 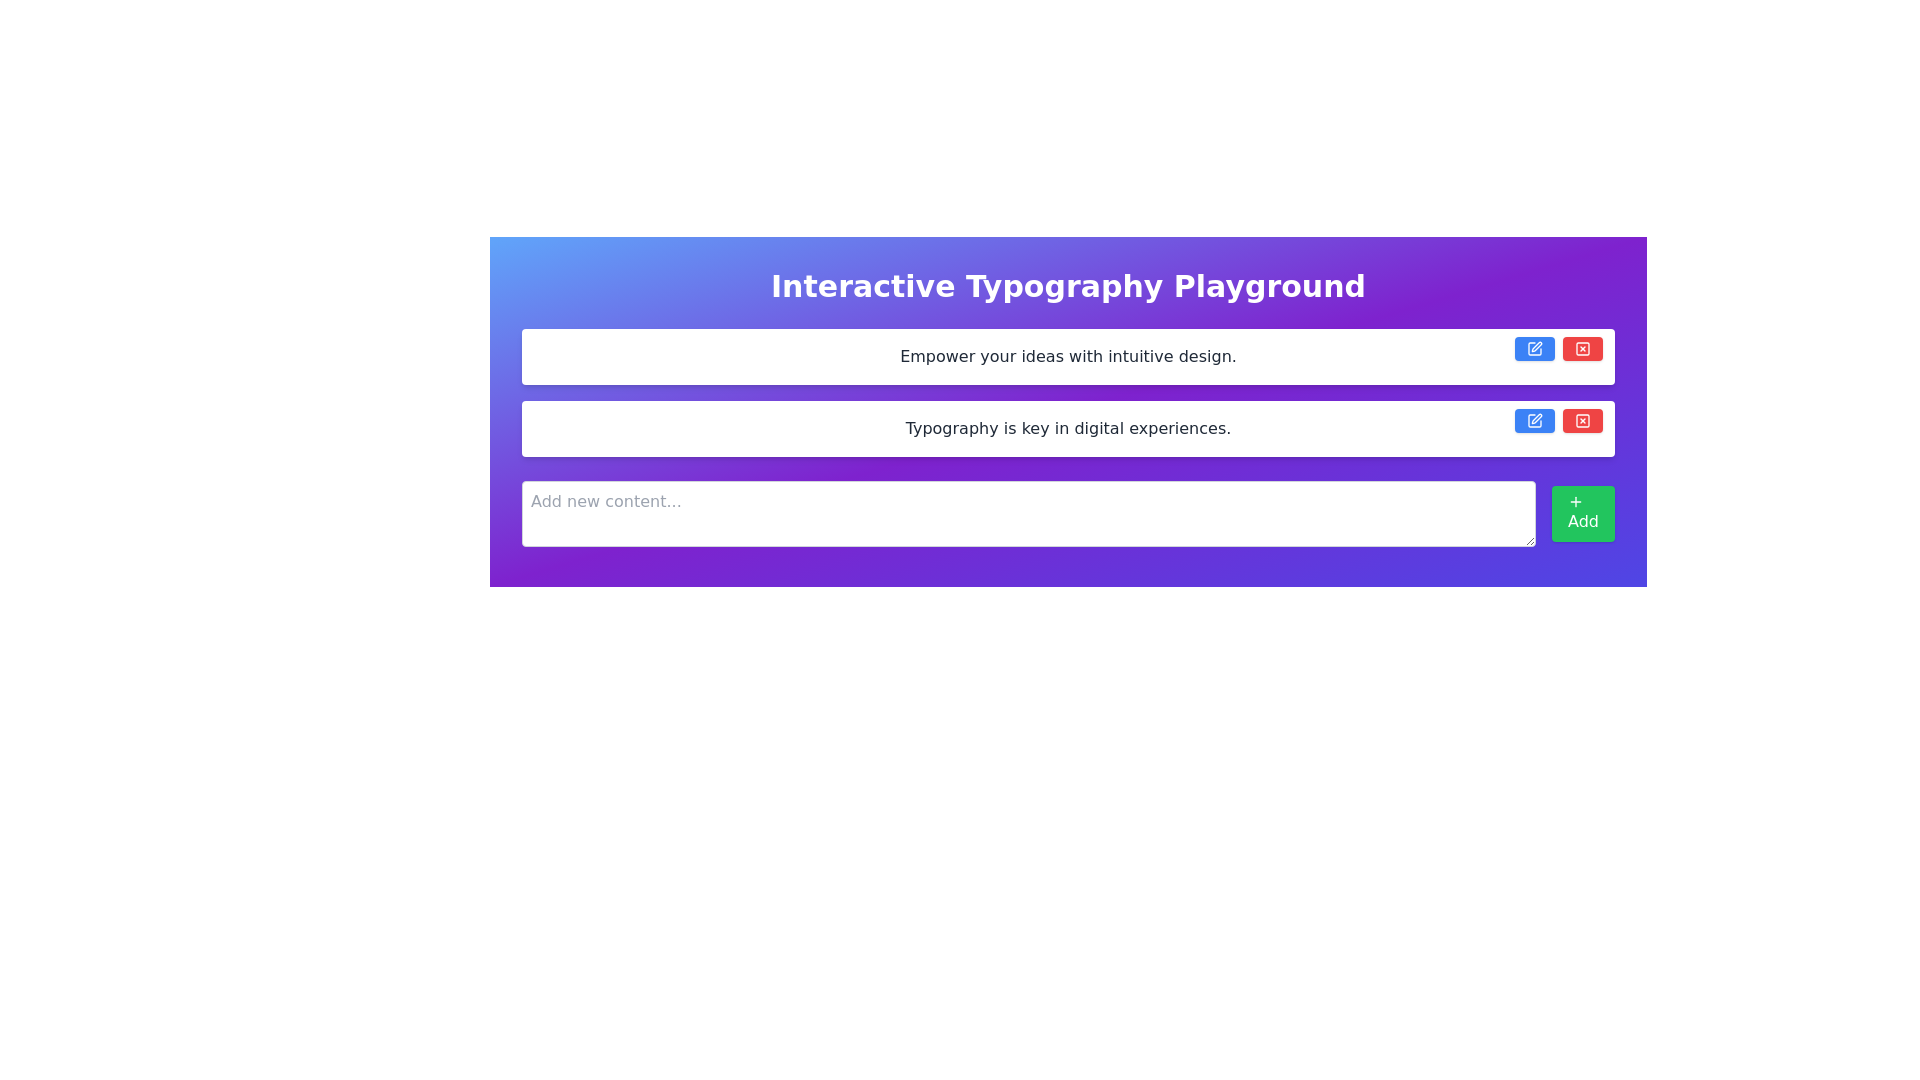 I want to click on the delete or close action icon located inside the red button, so click(x=1582, y=347).